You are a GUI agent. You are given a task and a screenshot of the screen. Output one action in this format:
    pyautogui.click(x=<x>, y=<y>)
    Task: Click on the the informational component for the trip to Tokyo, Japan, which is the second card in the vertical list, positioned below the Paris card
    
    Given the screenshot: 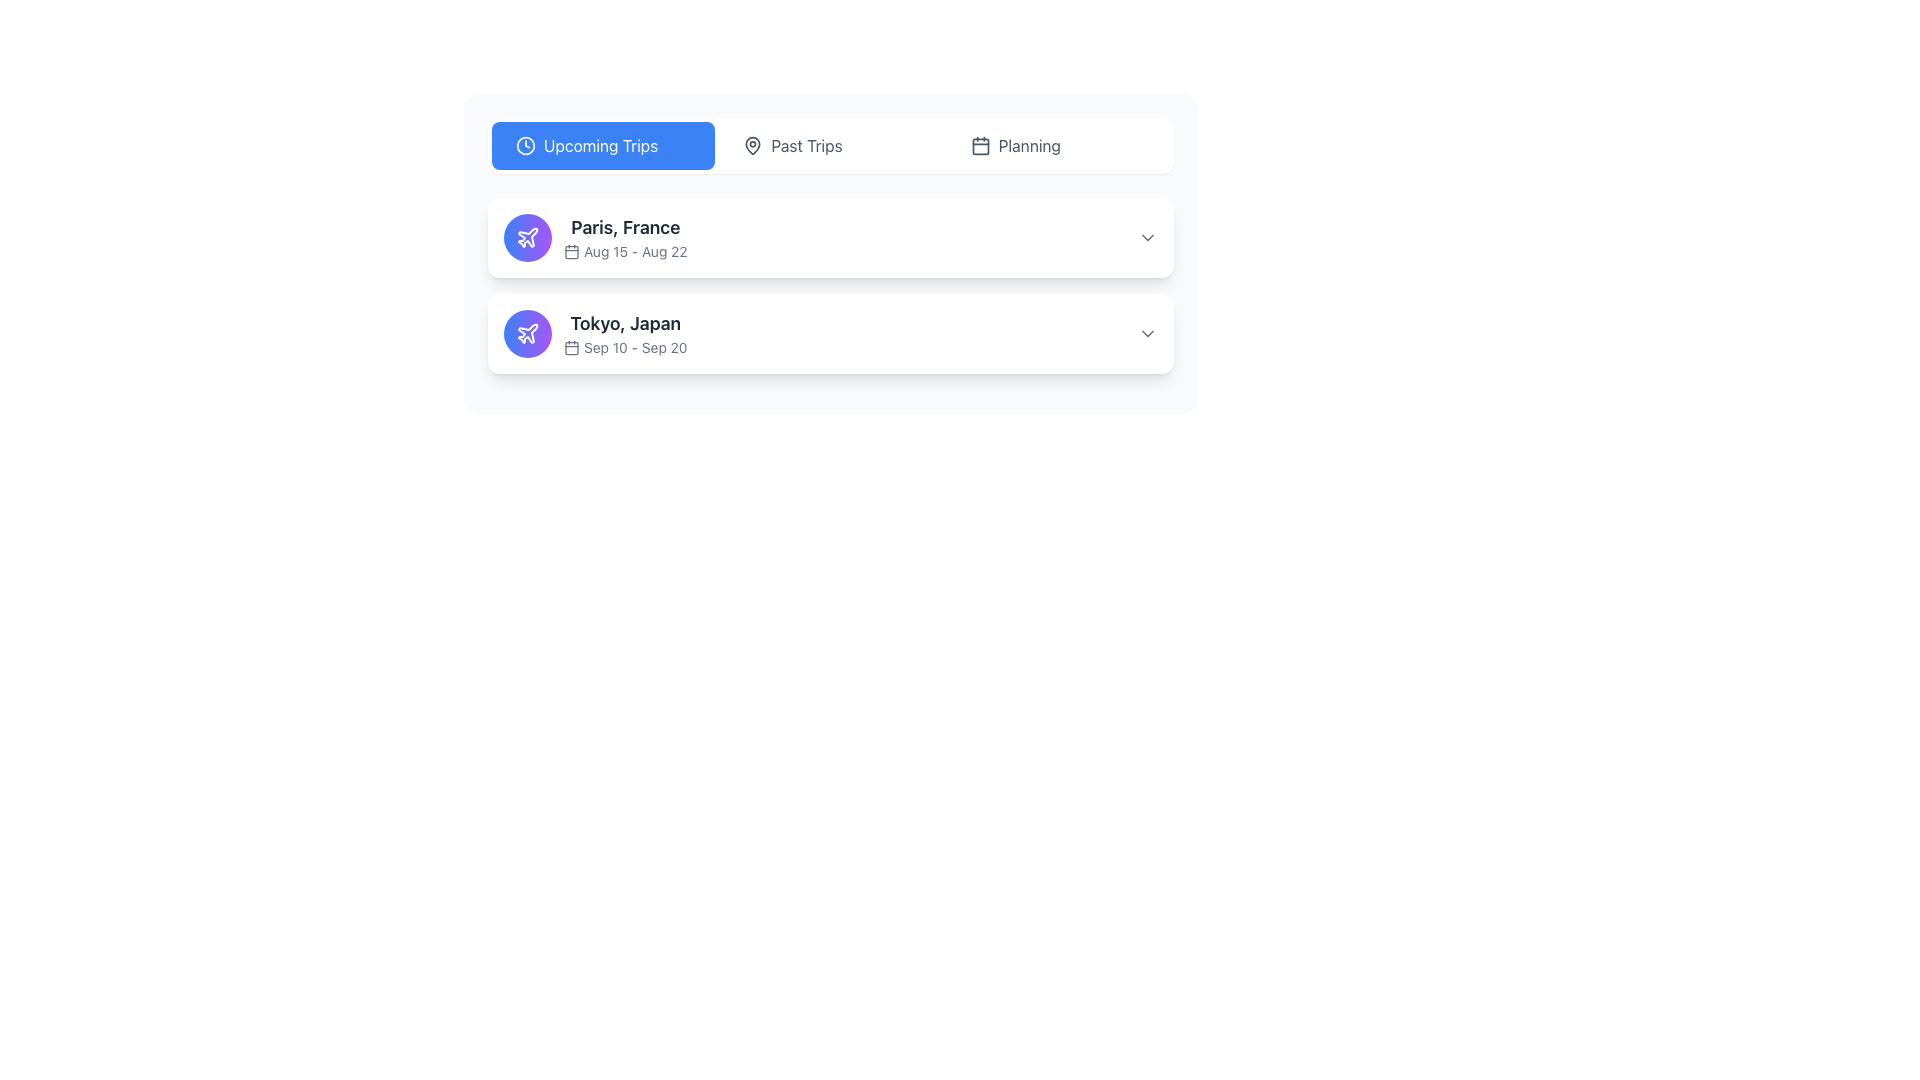 What is the action you would take?
    pyautogui.click(x=624, y=333)
    